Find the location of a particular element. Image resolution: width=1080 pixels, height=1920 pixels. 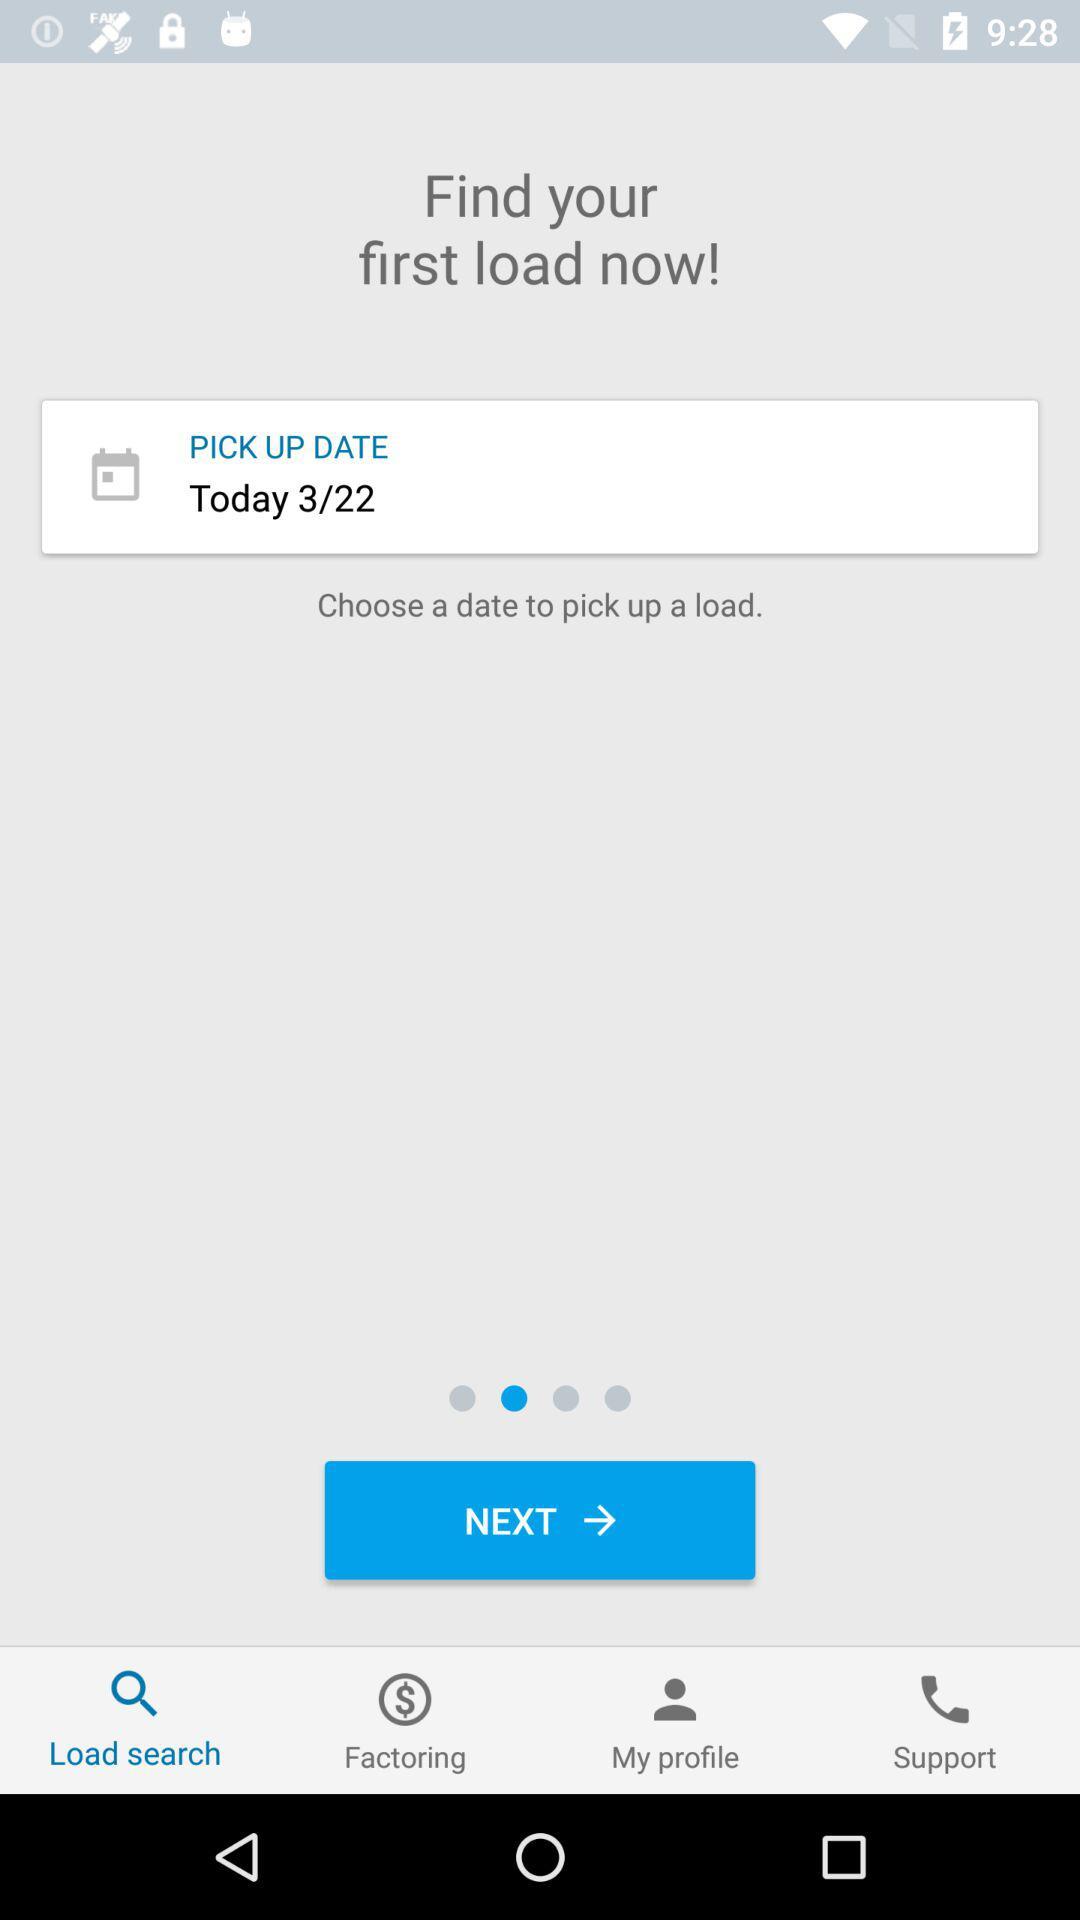

icon next to factoring icon is located at coordinates (675, 1719).